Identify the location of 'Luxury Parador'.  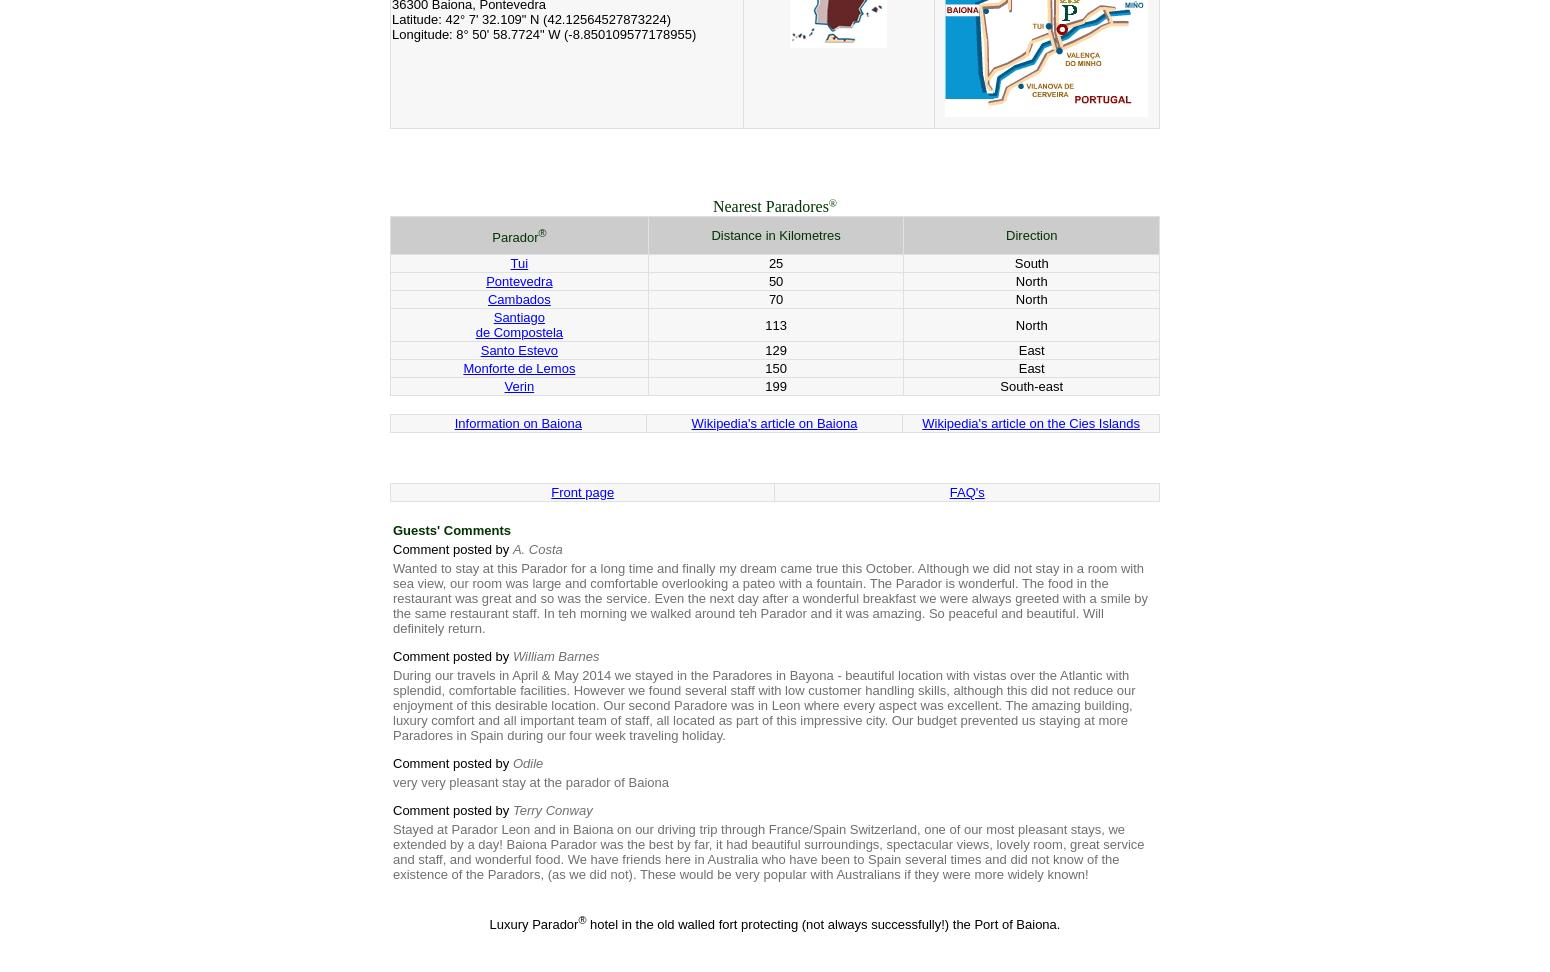
(532, 923).